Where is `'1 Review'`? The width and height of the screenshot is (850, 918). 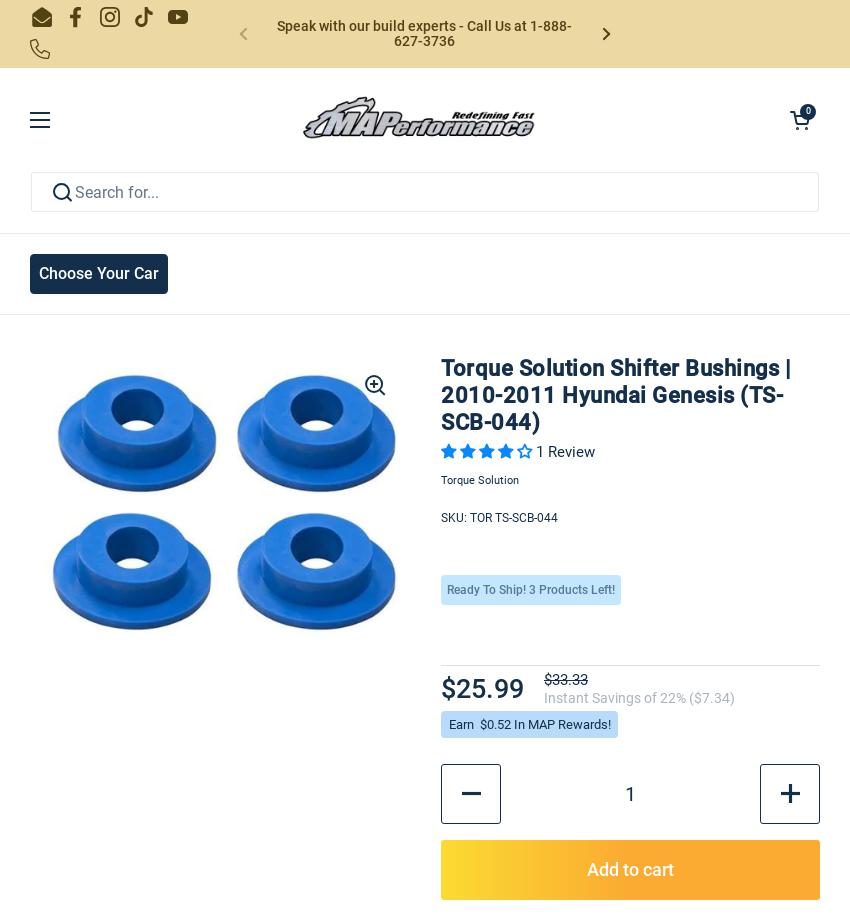
'1 Review' is located at coordinates (565, 450).